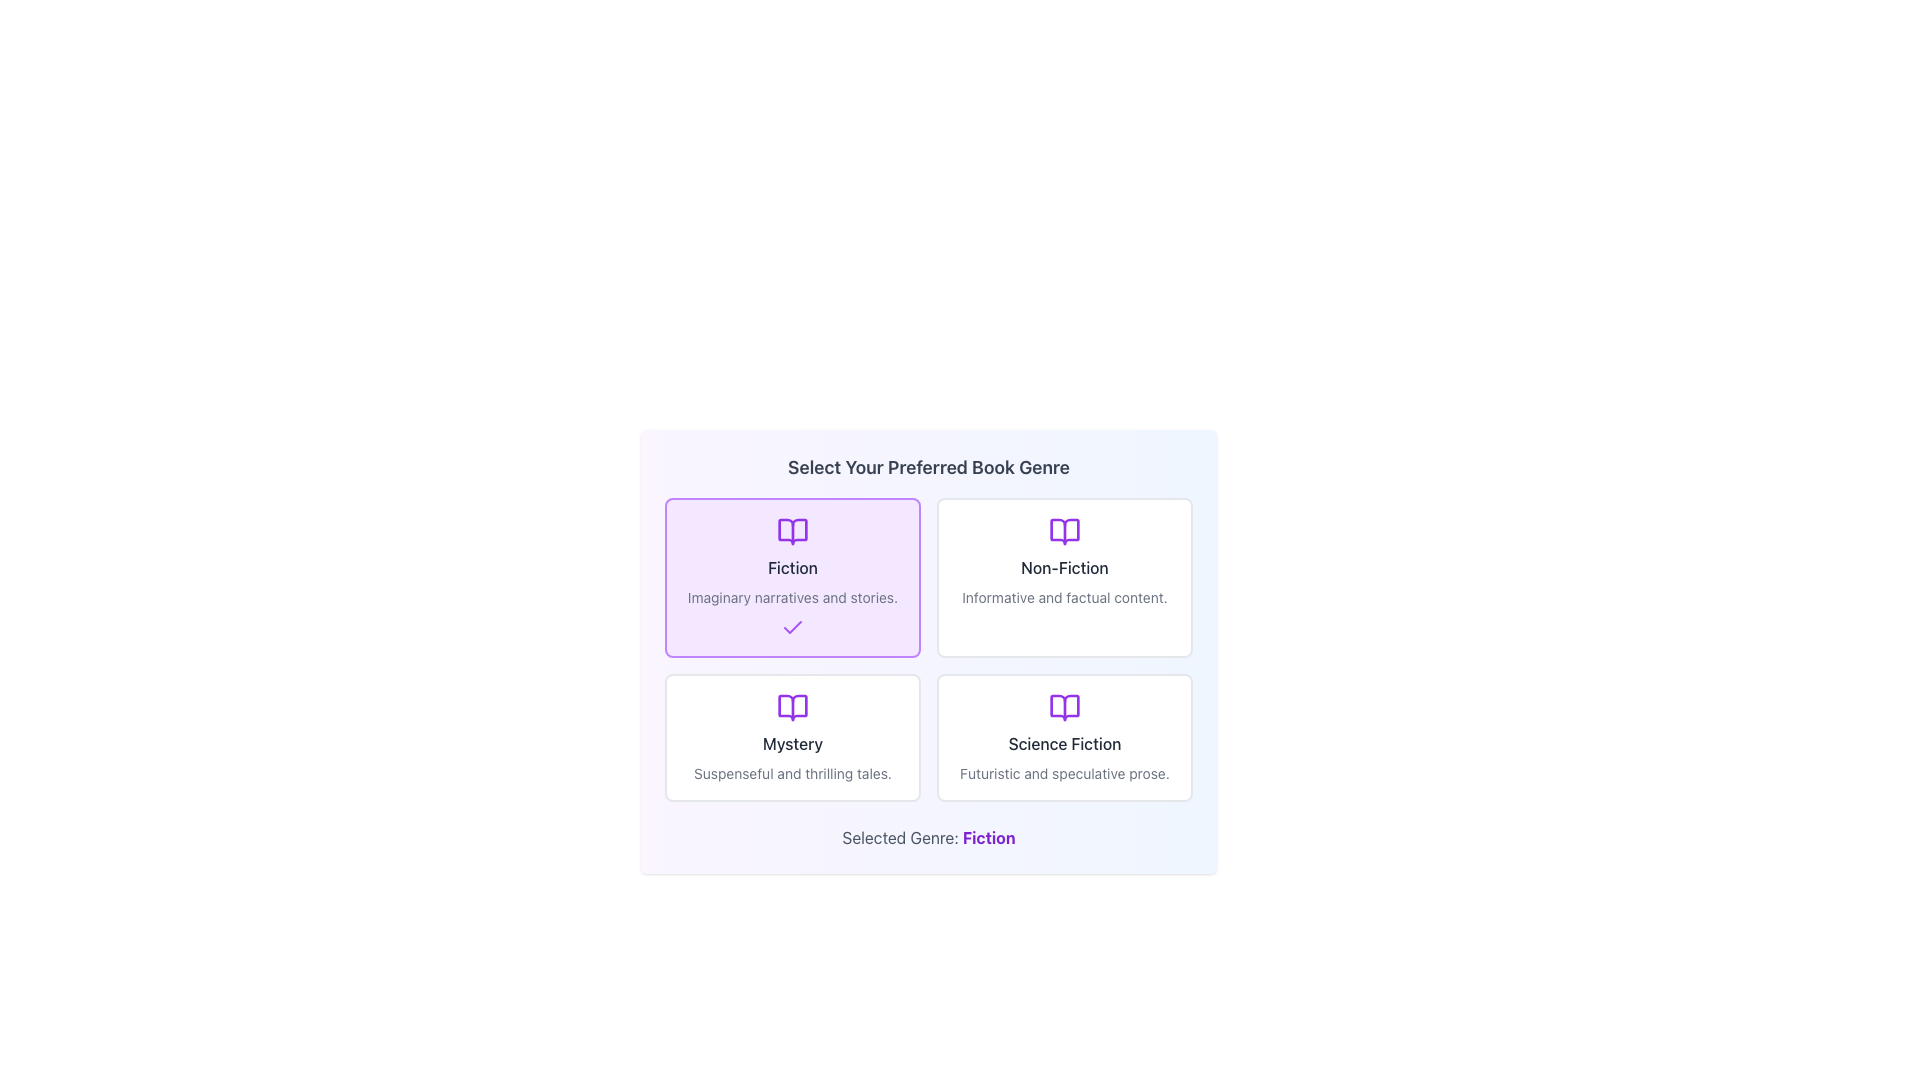 The height and width of the screenshot is (1080, 1920). I want to click on the left side of the book icon in the 'Non-Fiction' button located in the top-right square of the option grid, so click(1064, 531).